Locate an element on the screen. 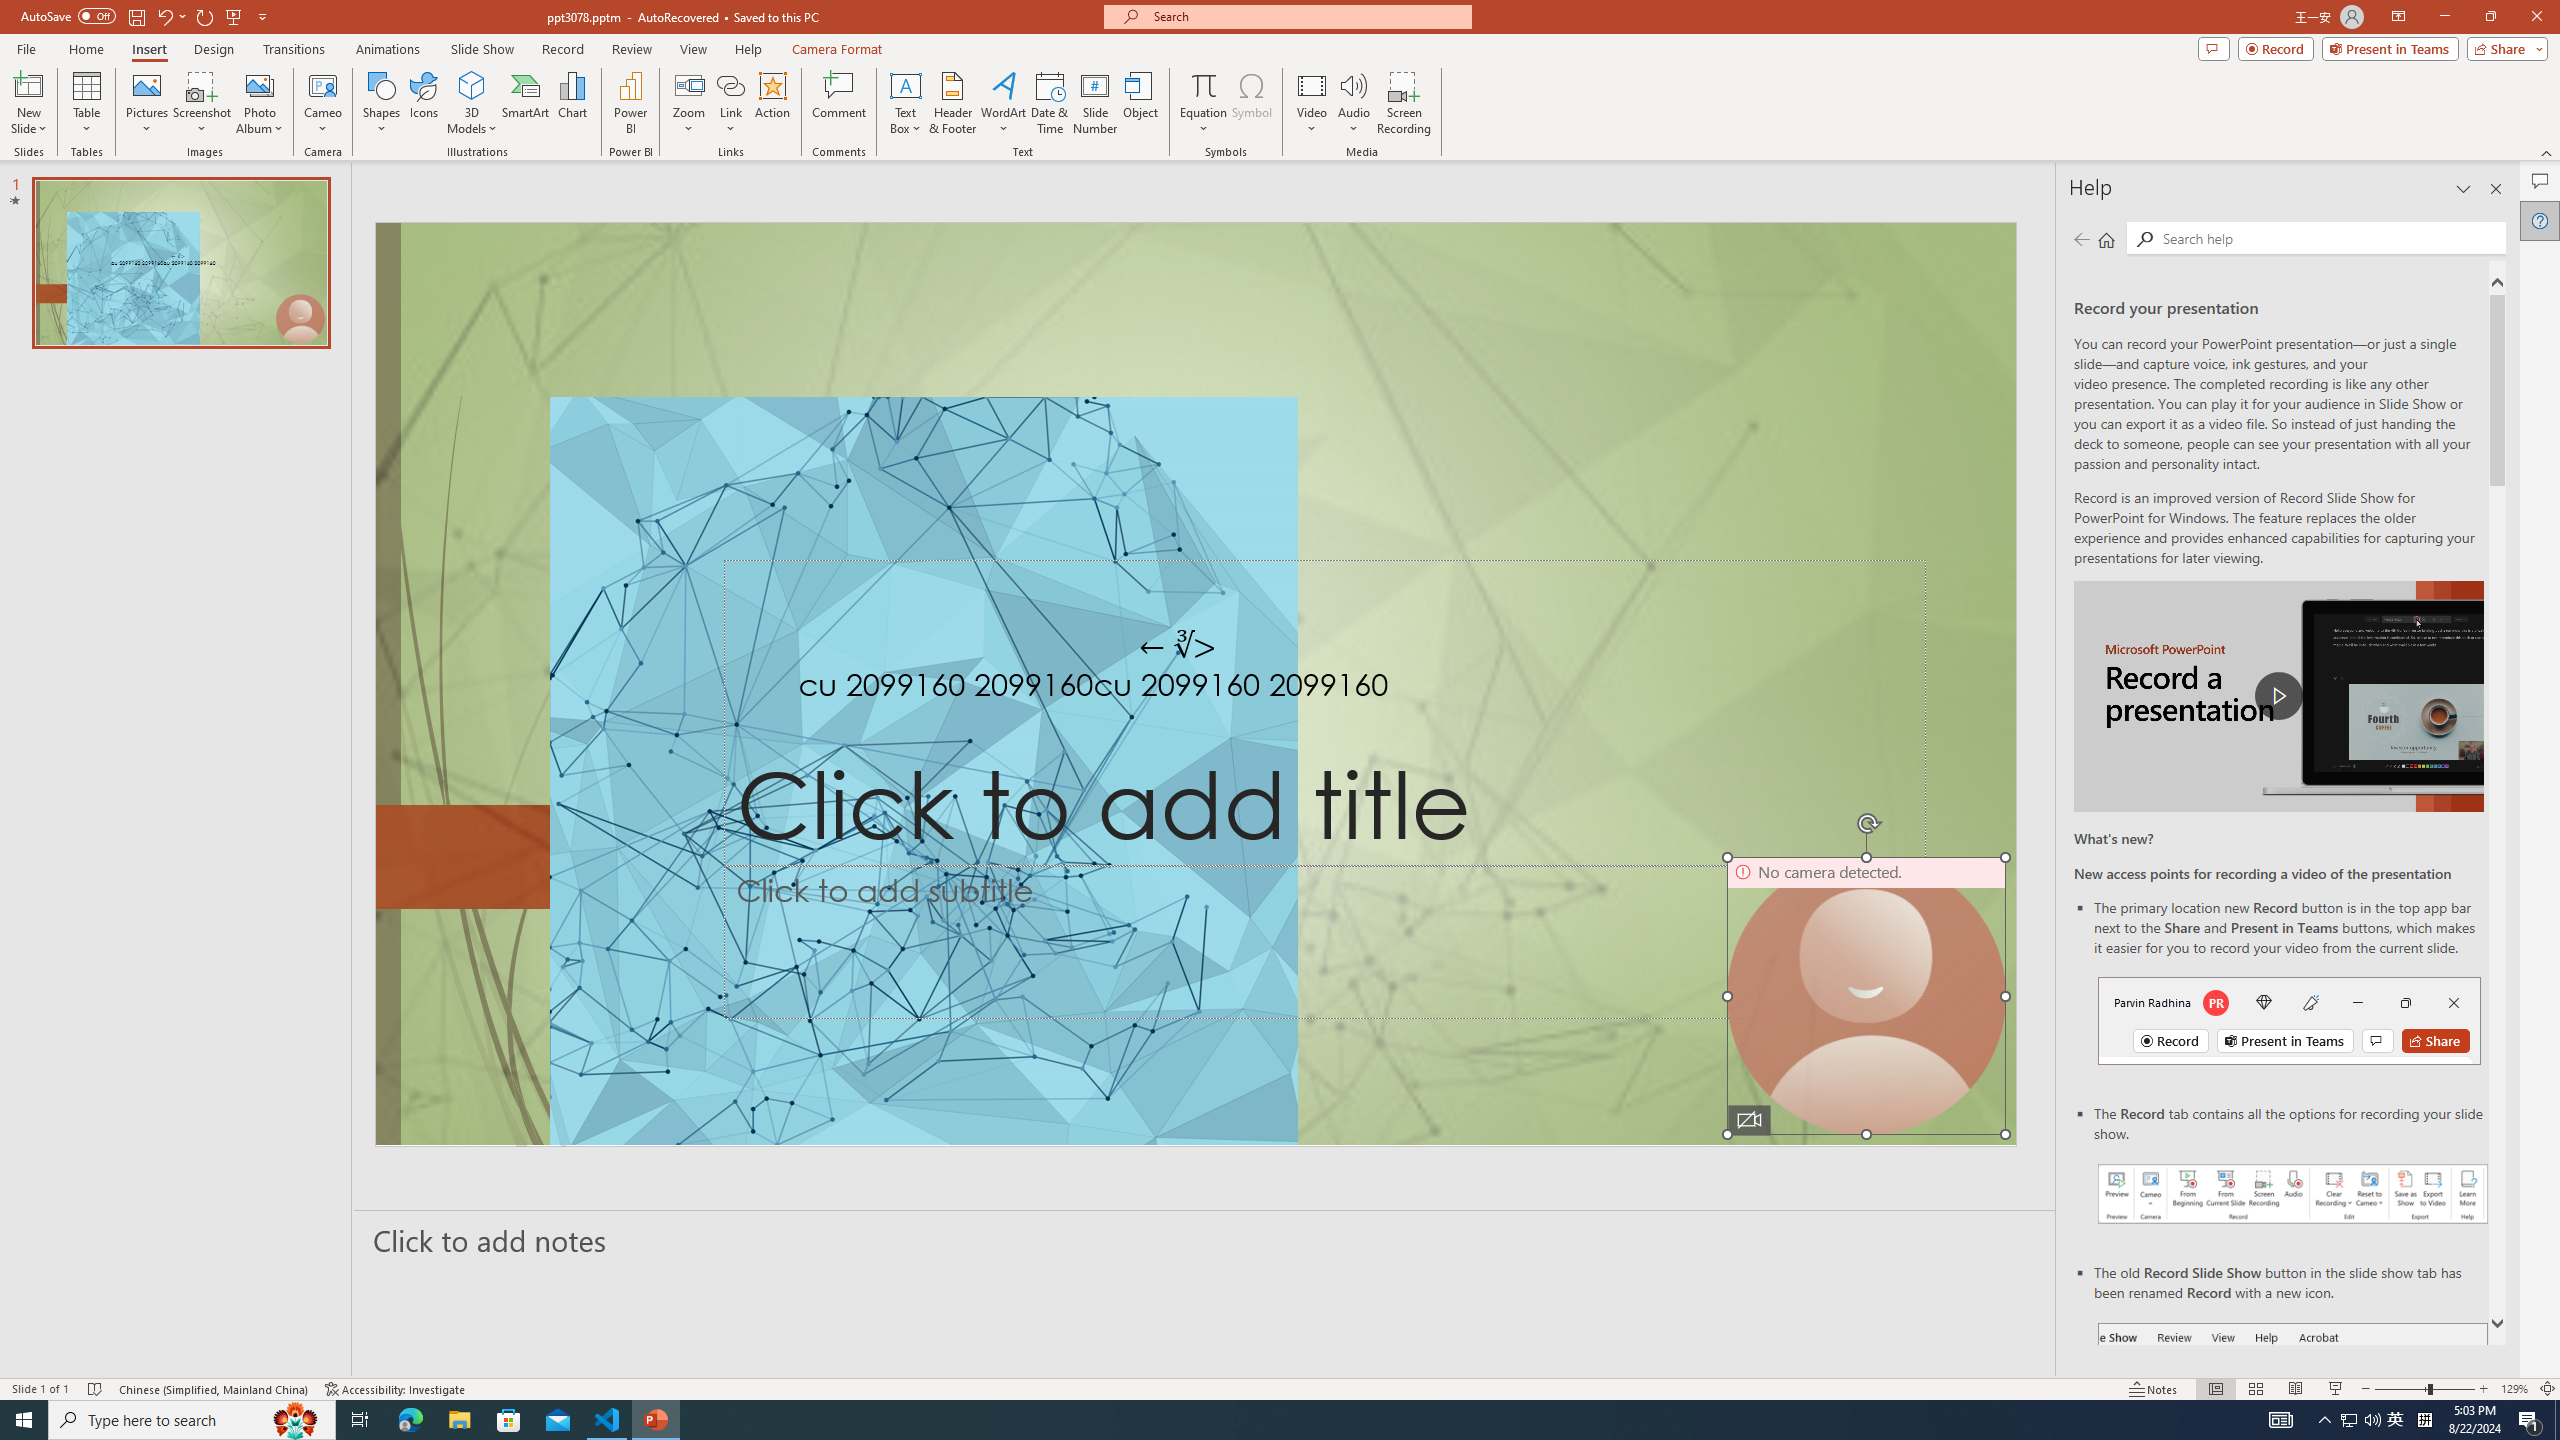  'Chart...' is located at coordinates (572, 103).